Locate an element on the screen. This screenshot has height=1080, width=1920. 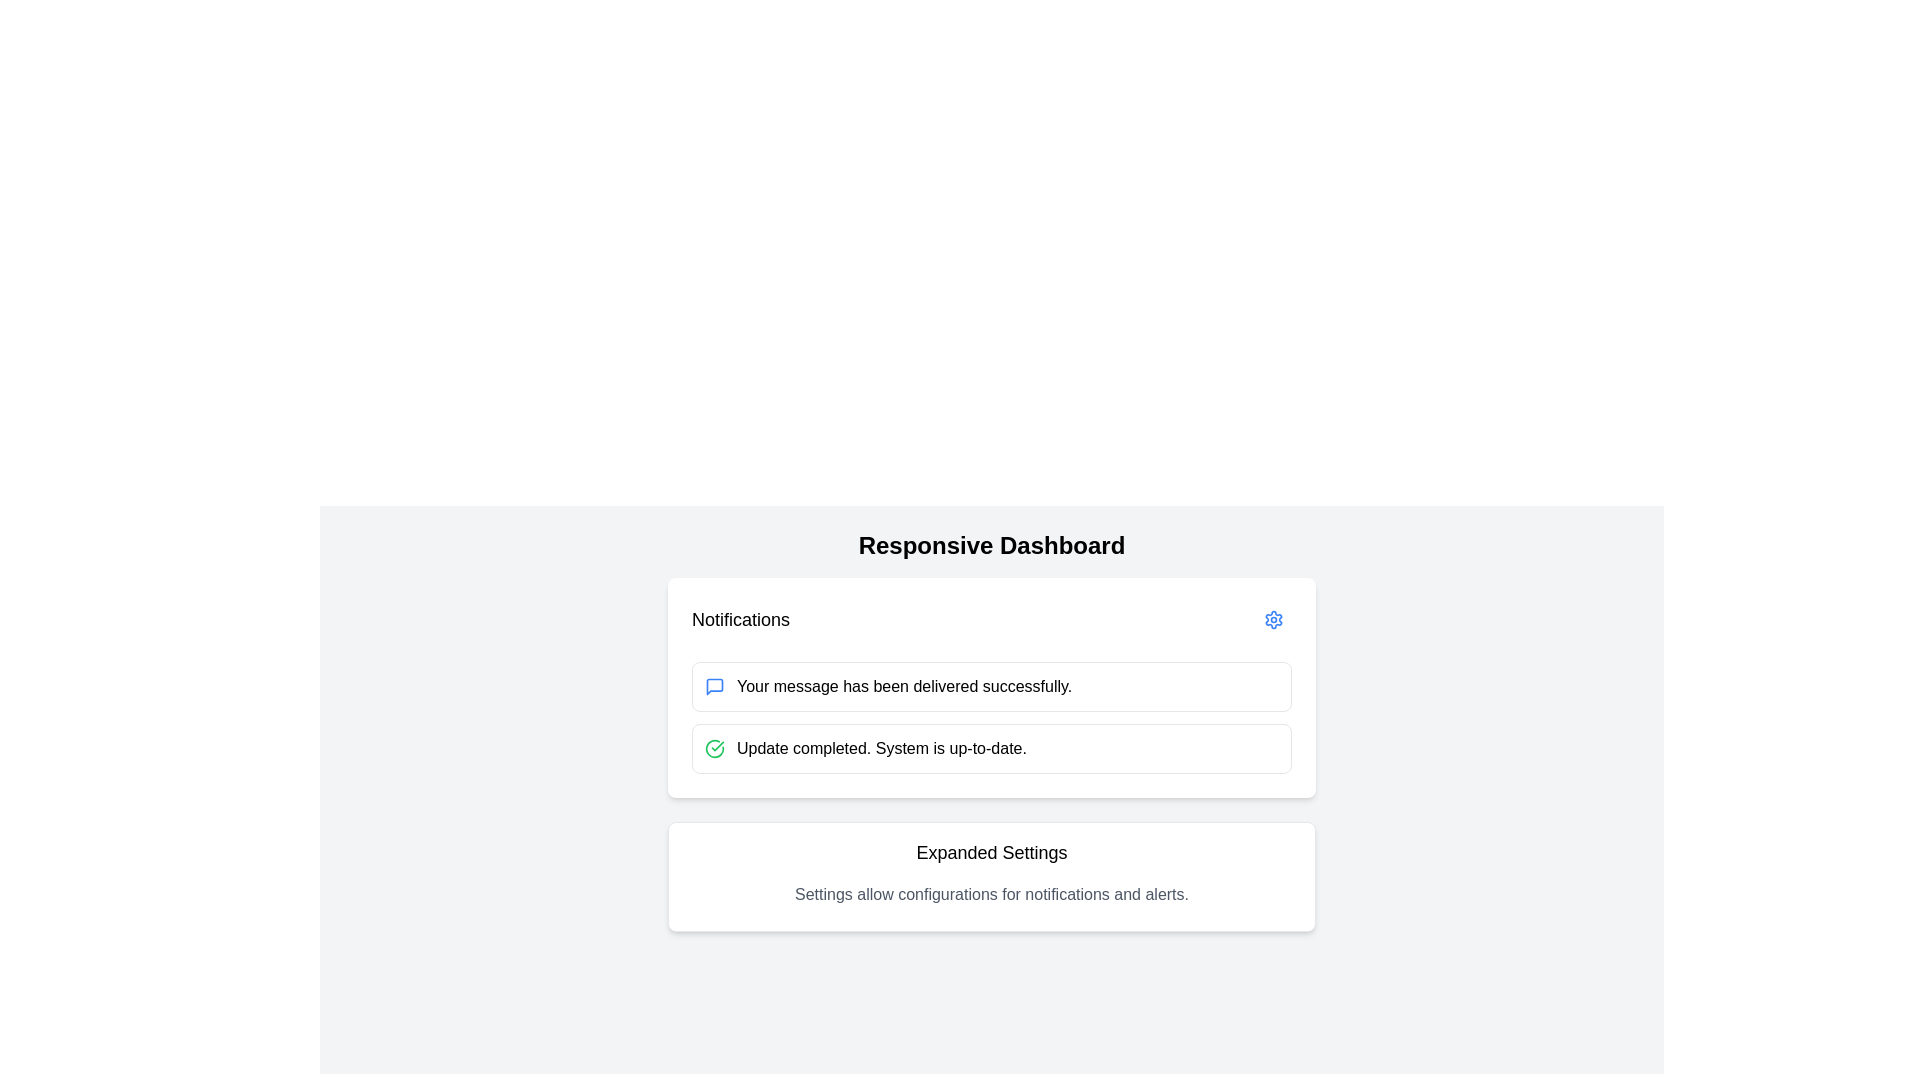
the static text element that reads 'Settings allow configurations for notifications and alerts.', which is styled in gray font color and positioned below the 'Expanded Settings' heading is located at coordinates (992, 893).